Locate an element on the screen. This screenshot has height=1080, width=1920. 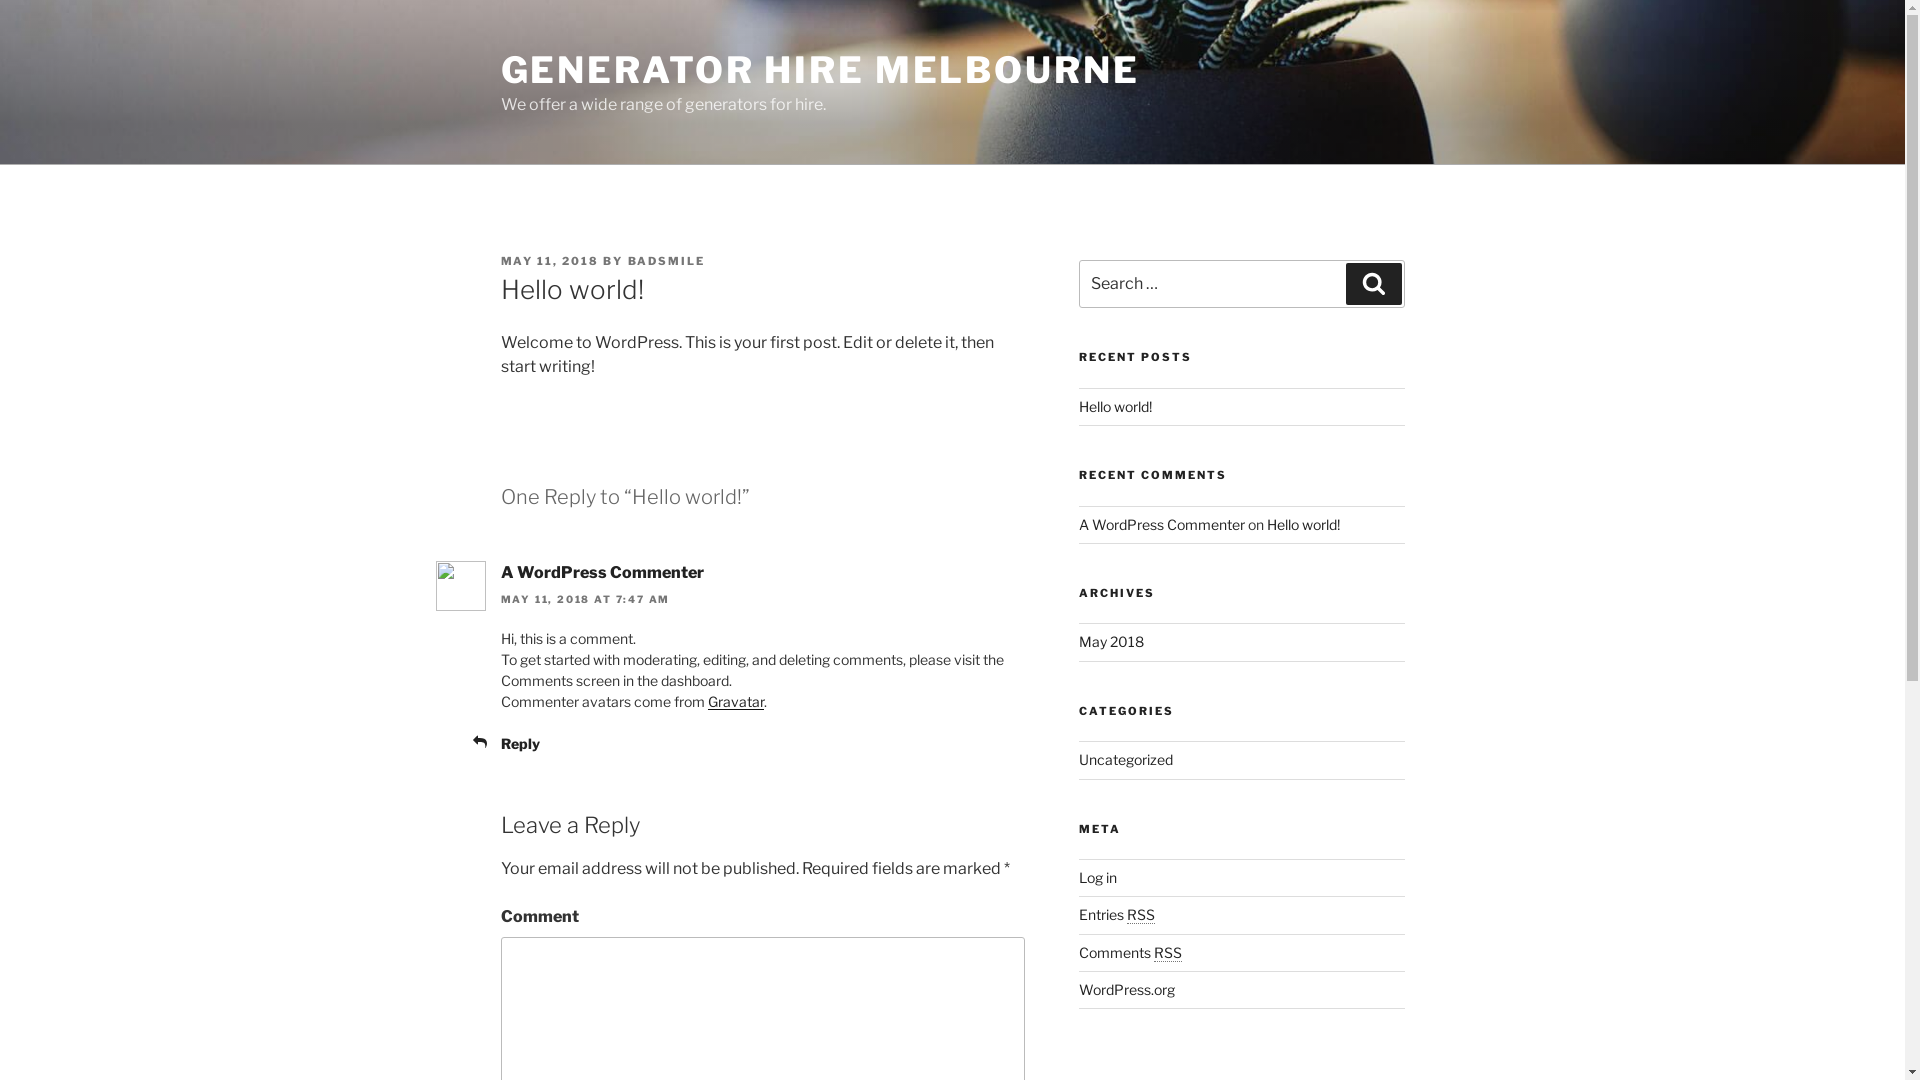
'MAY 11, 2018 AT 7:47 AM' is located at coordinates (584, 597).